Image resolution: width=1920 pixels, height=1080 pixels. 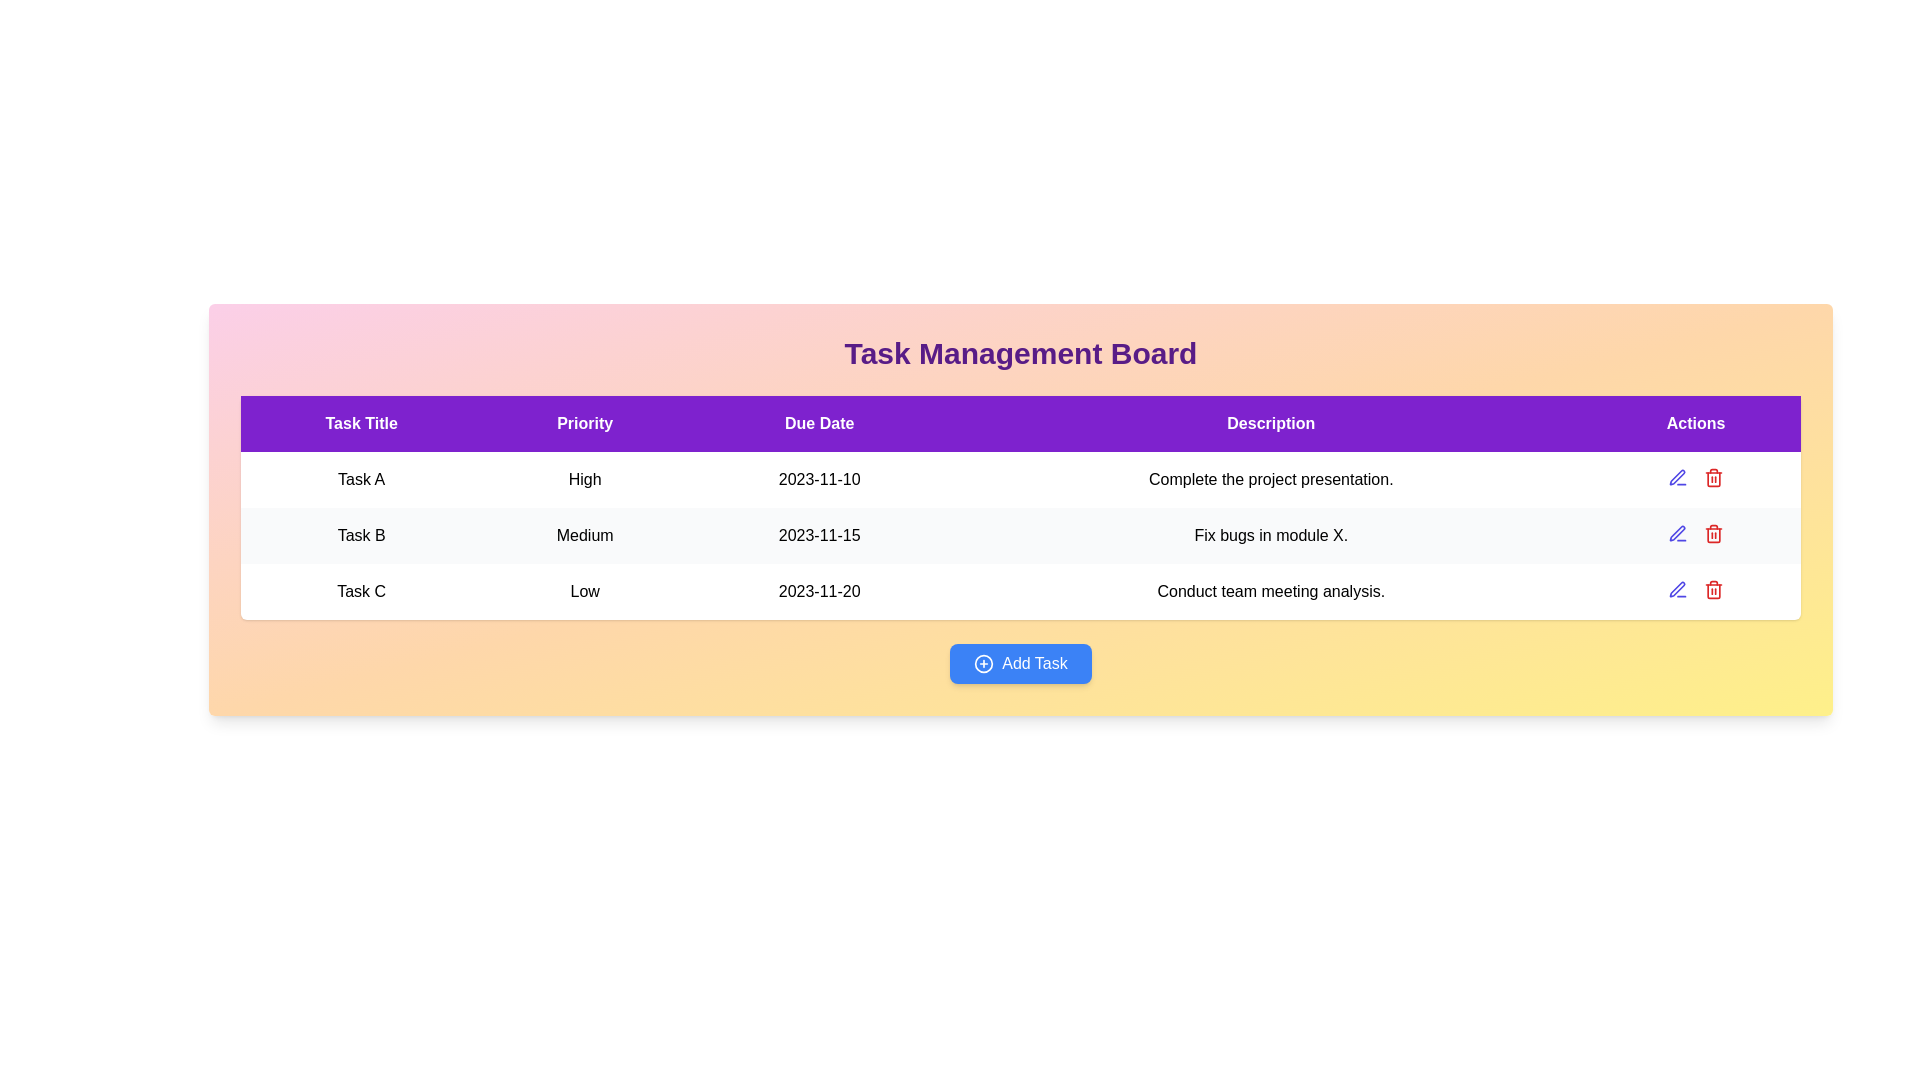 I want to click on the text label in the fifth position of the grid header, which indicates the 'Actions' column, so click(x=1695, y=423).